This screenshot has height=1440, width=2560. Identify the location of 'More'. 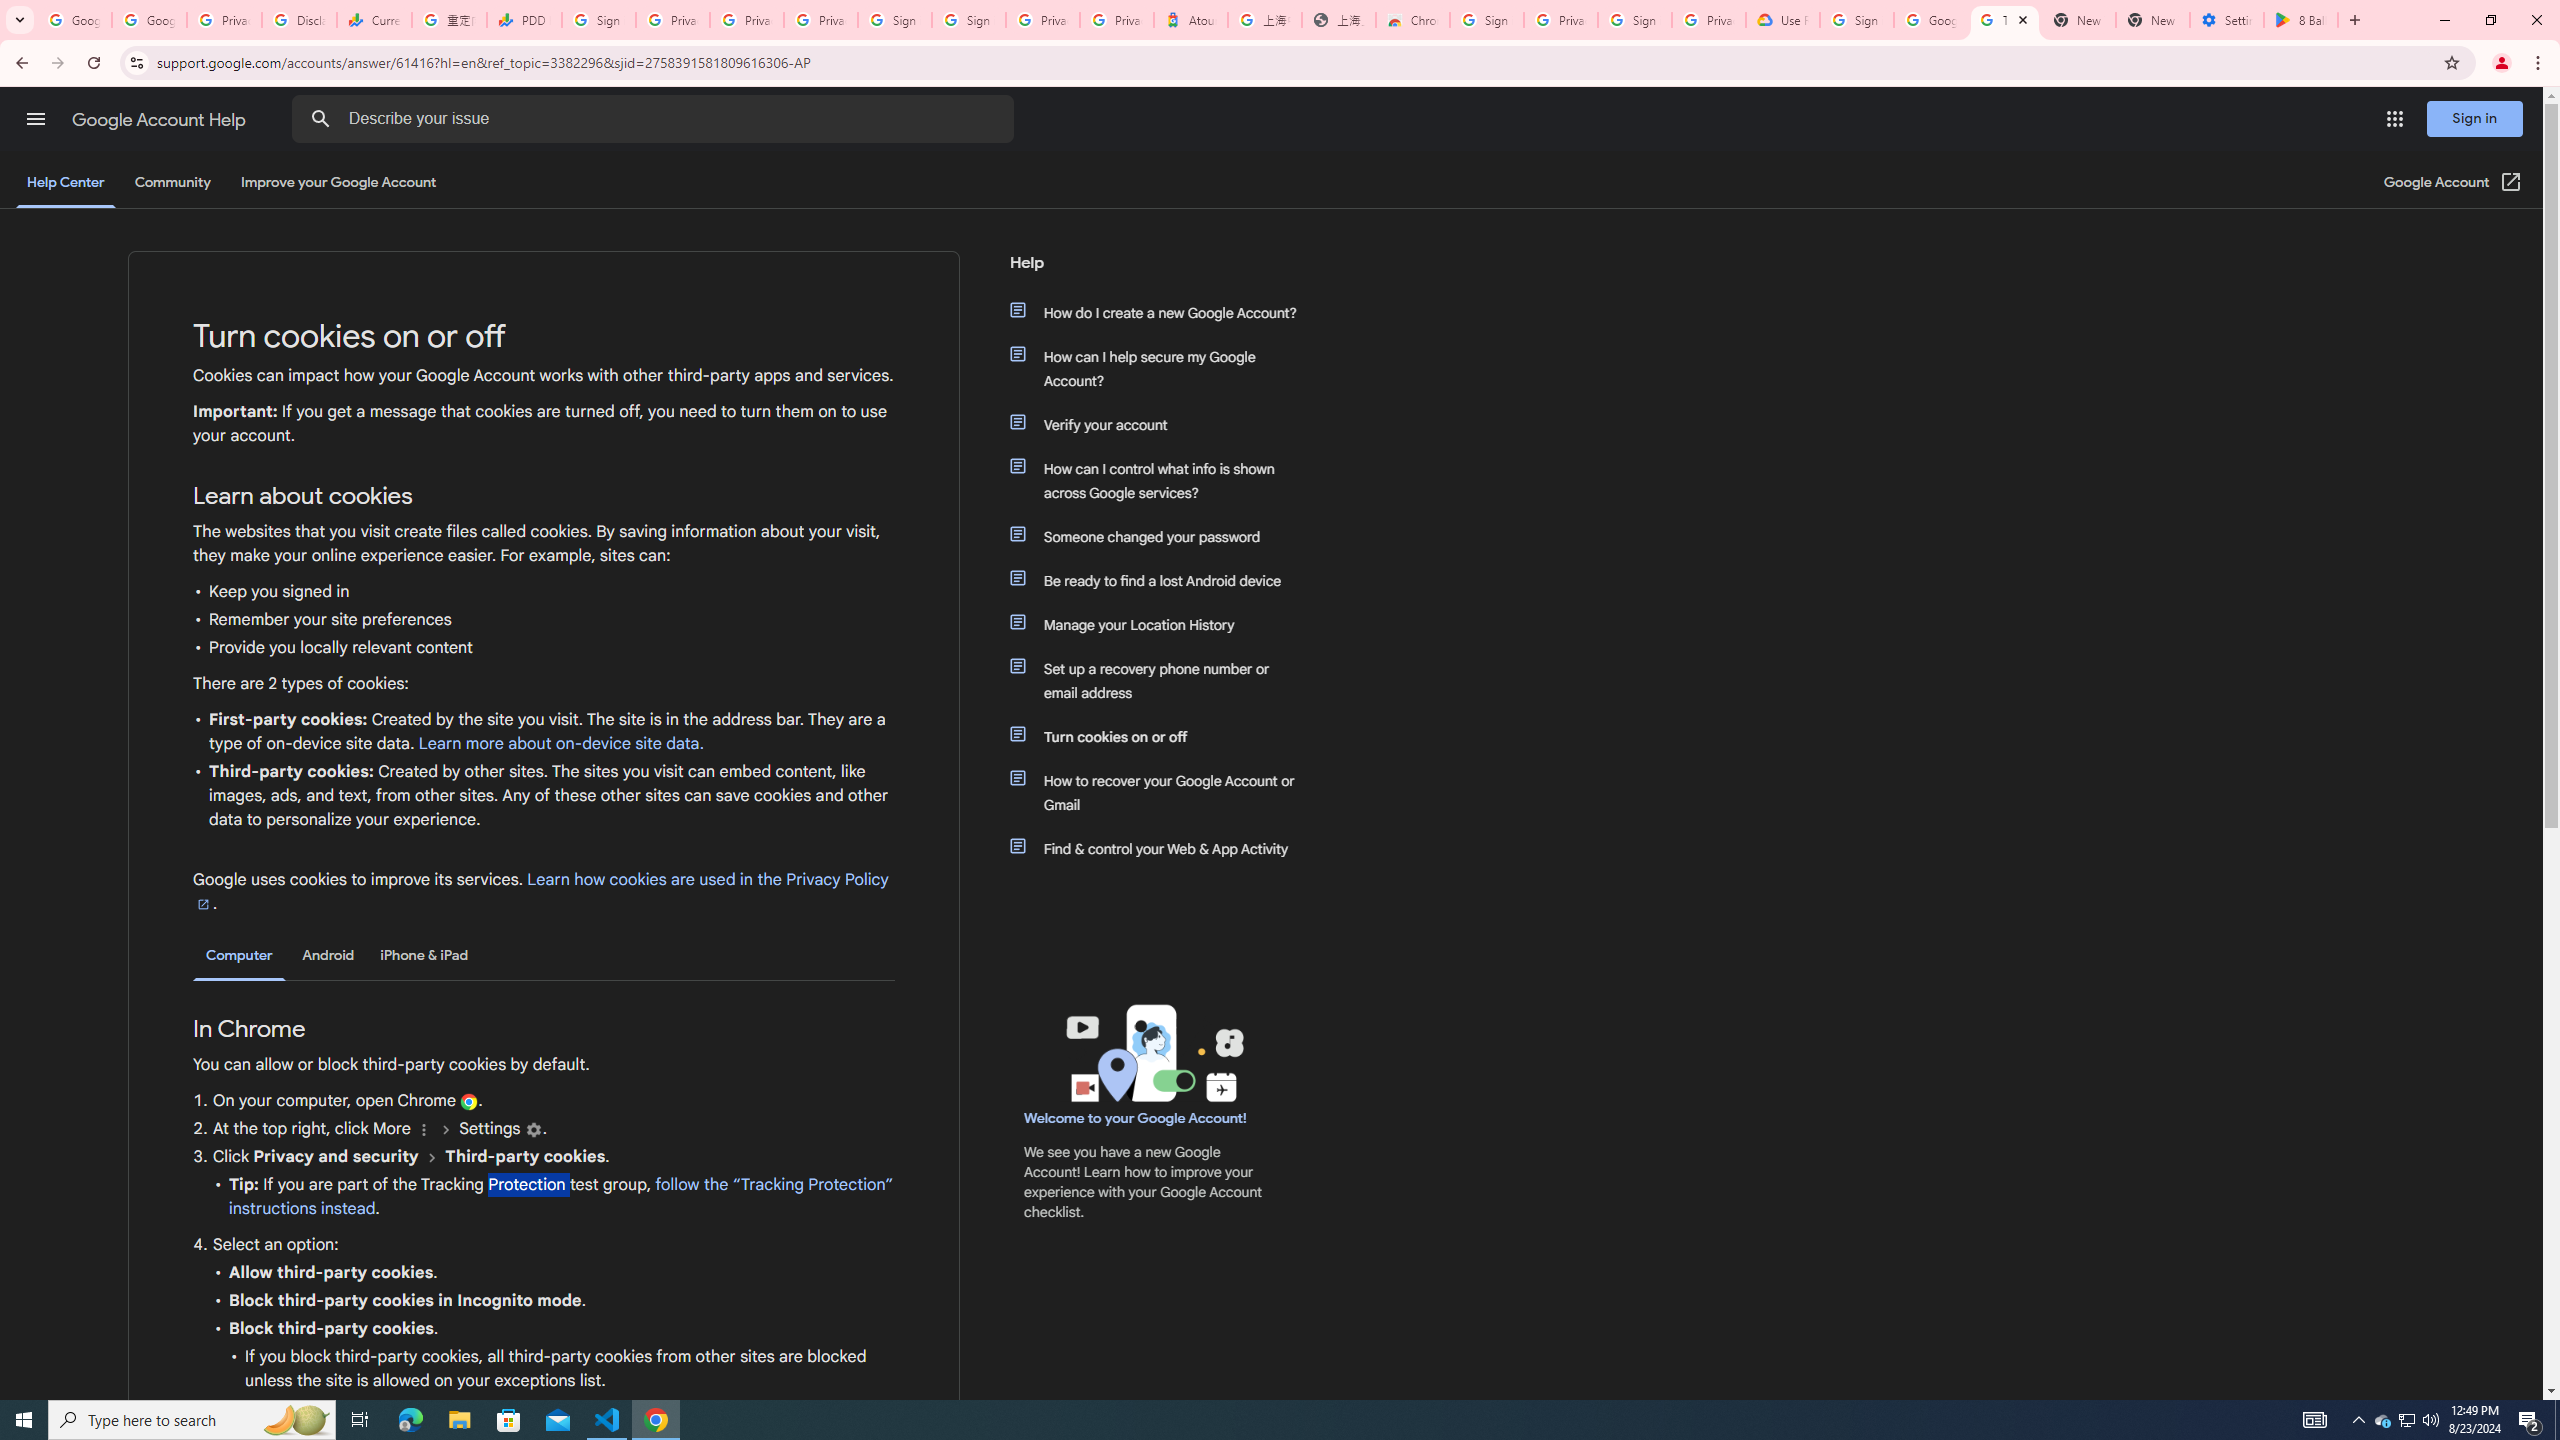
(423, 1129).